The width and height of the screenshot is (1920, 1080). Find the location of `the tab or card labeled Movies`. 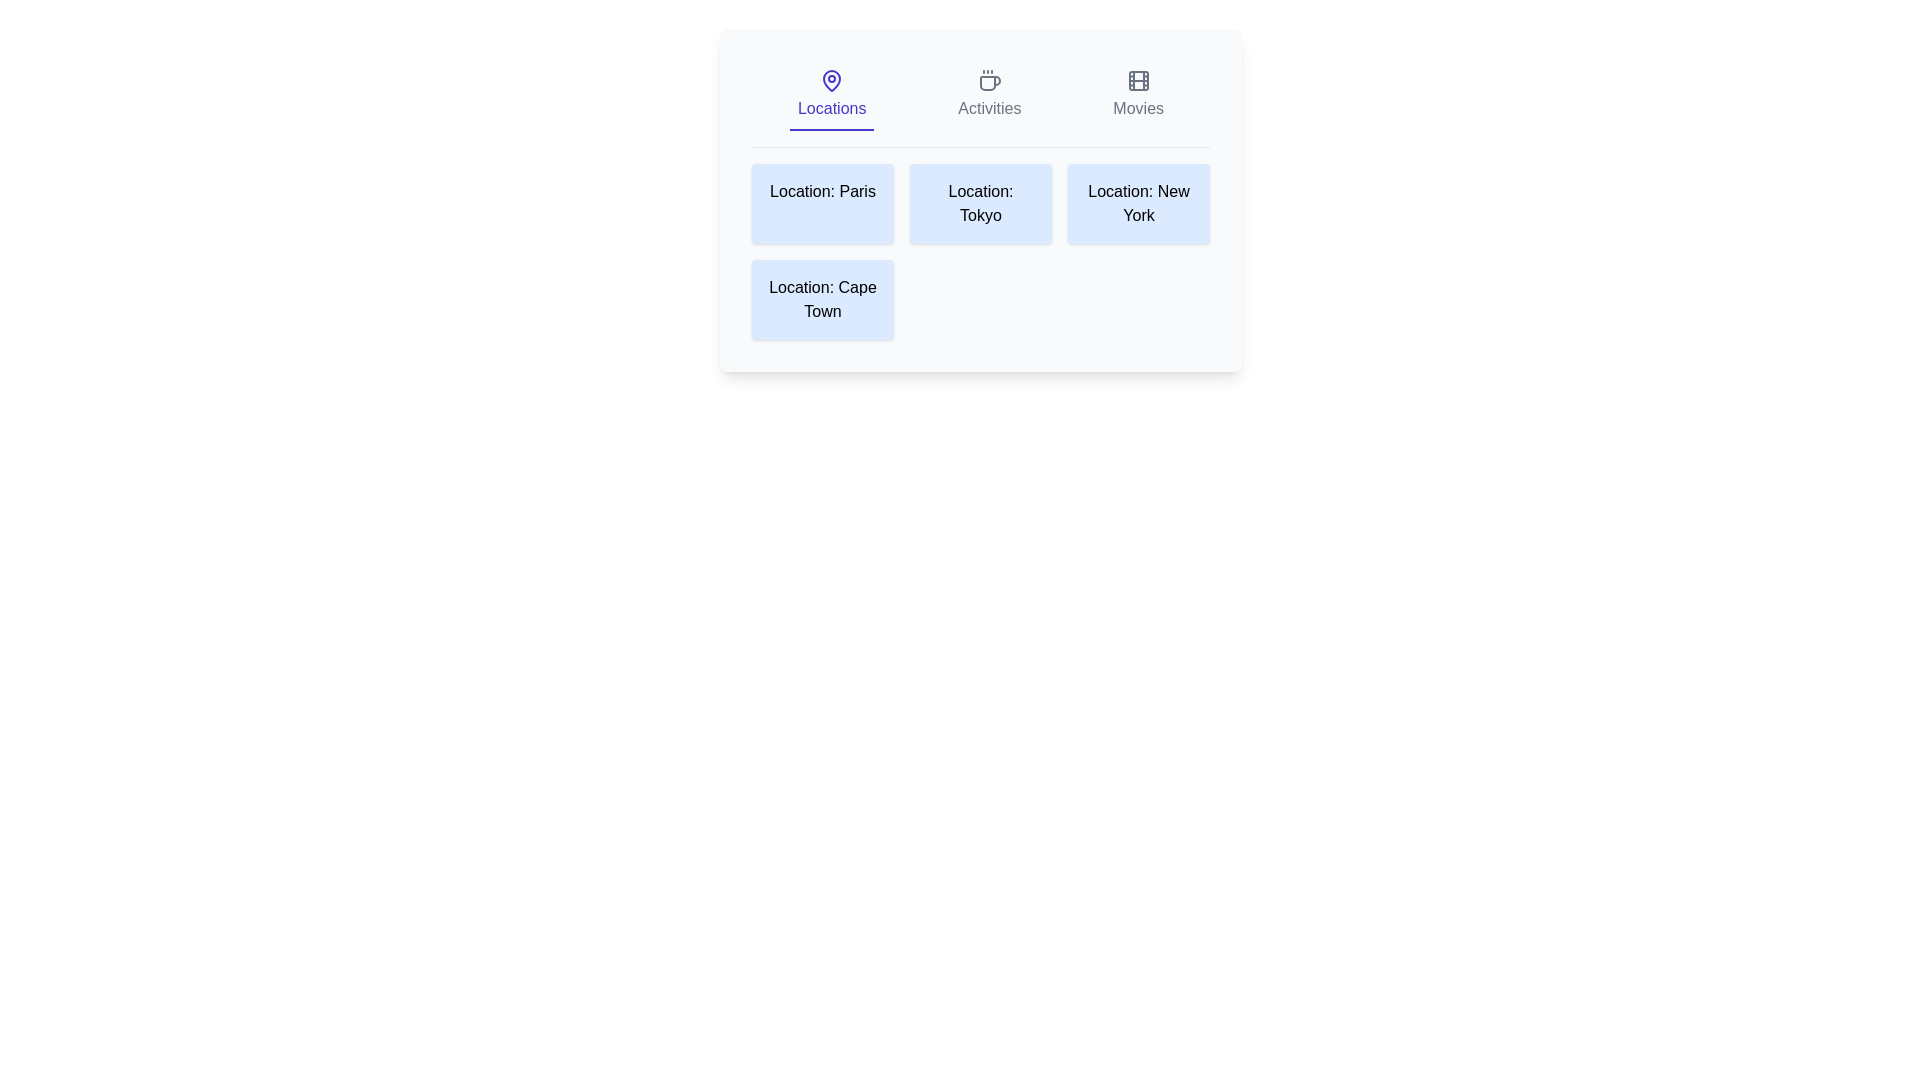

the tab or card labeled Movies is located at coordinates (1138, 96).